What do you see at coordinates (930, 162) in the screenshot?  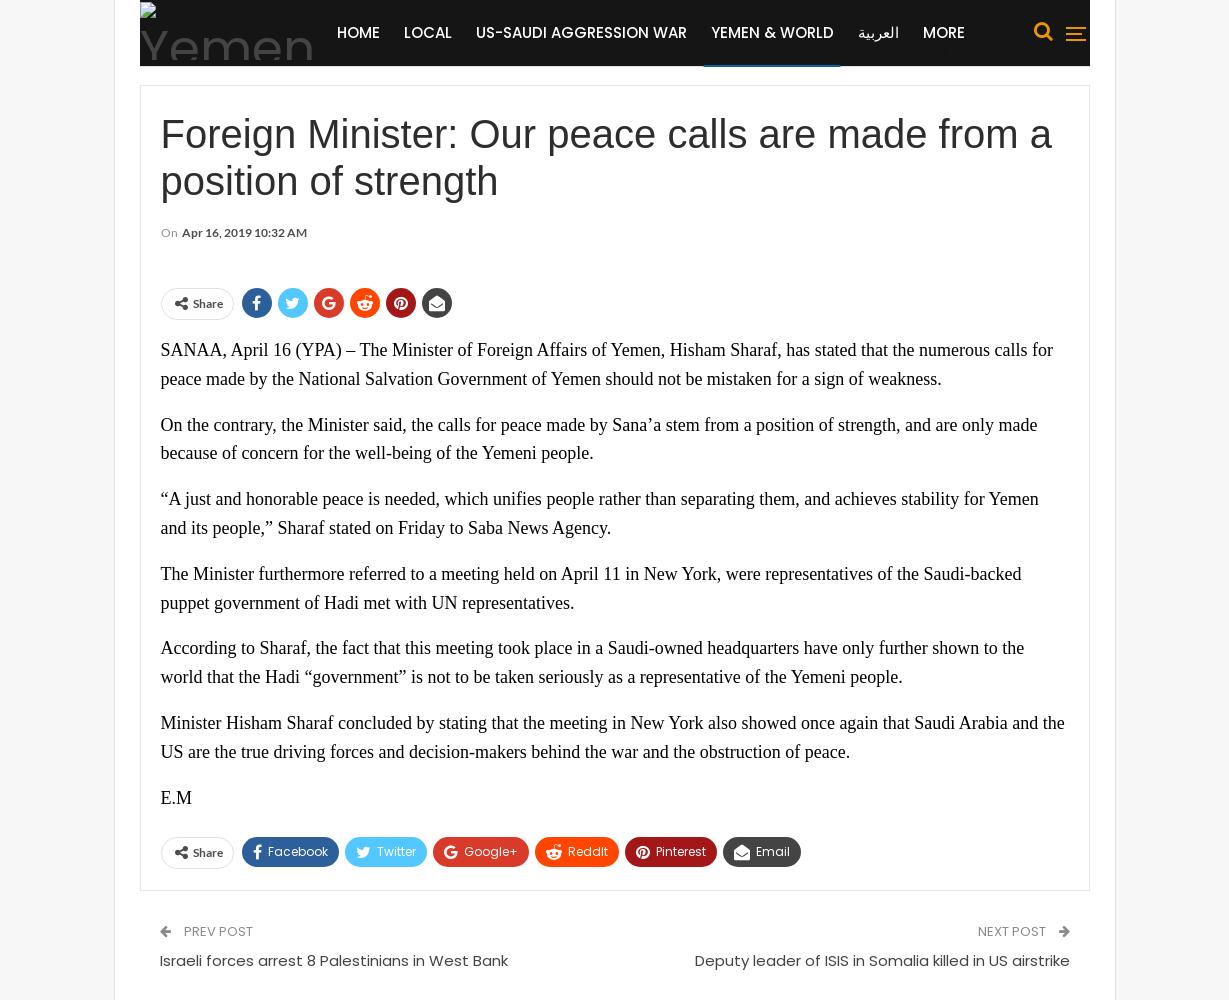 I see `'Organized Crimes'` at bounding box center [930, 162].